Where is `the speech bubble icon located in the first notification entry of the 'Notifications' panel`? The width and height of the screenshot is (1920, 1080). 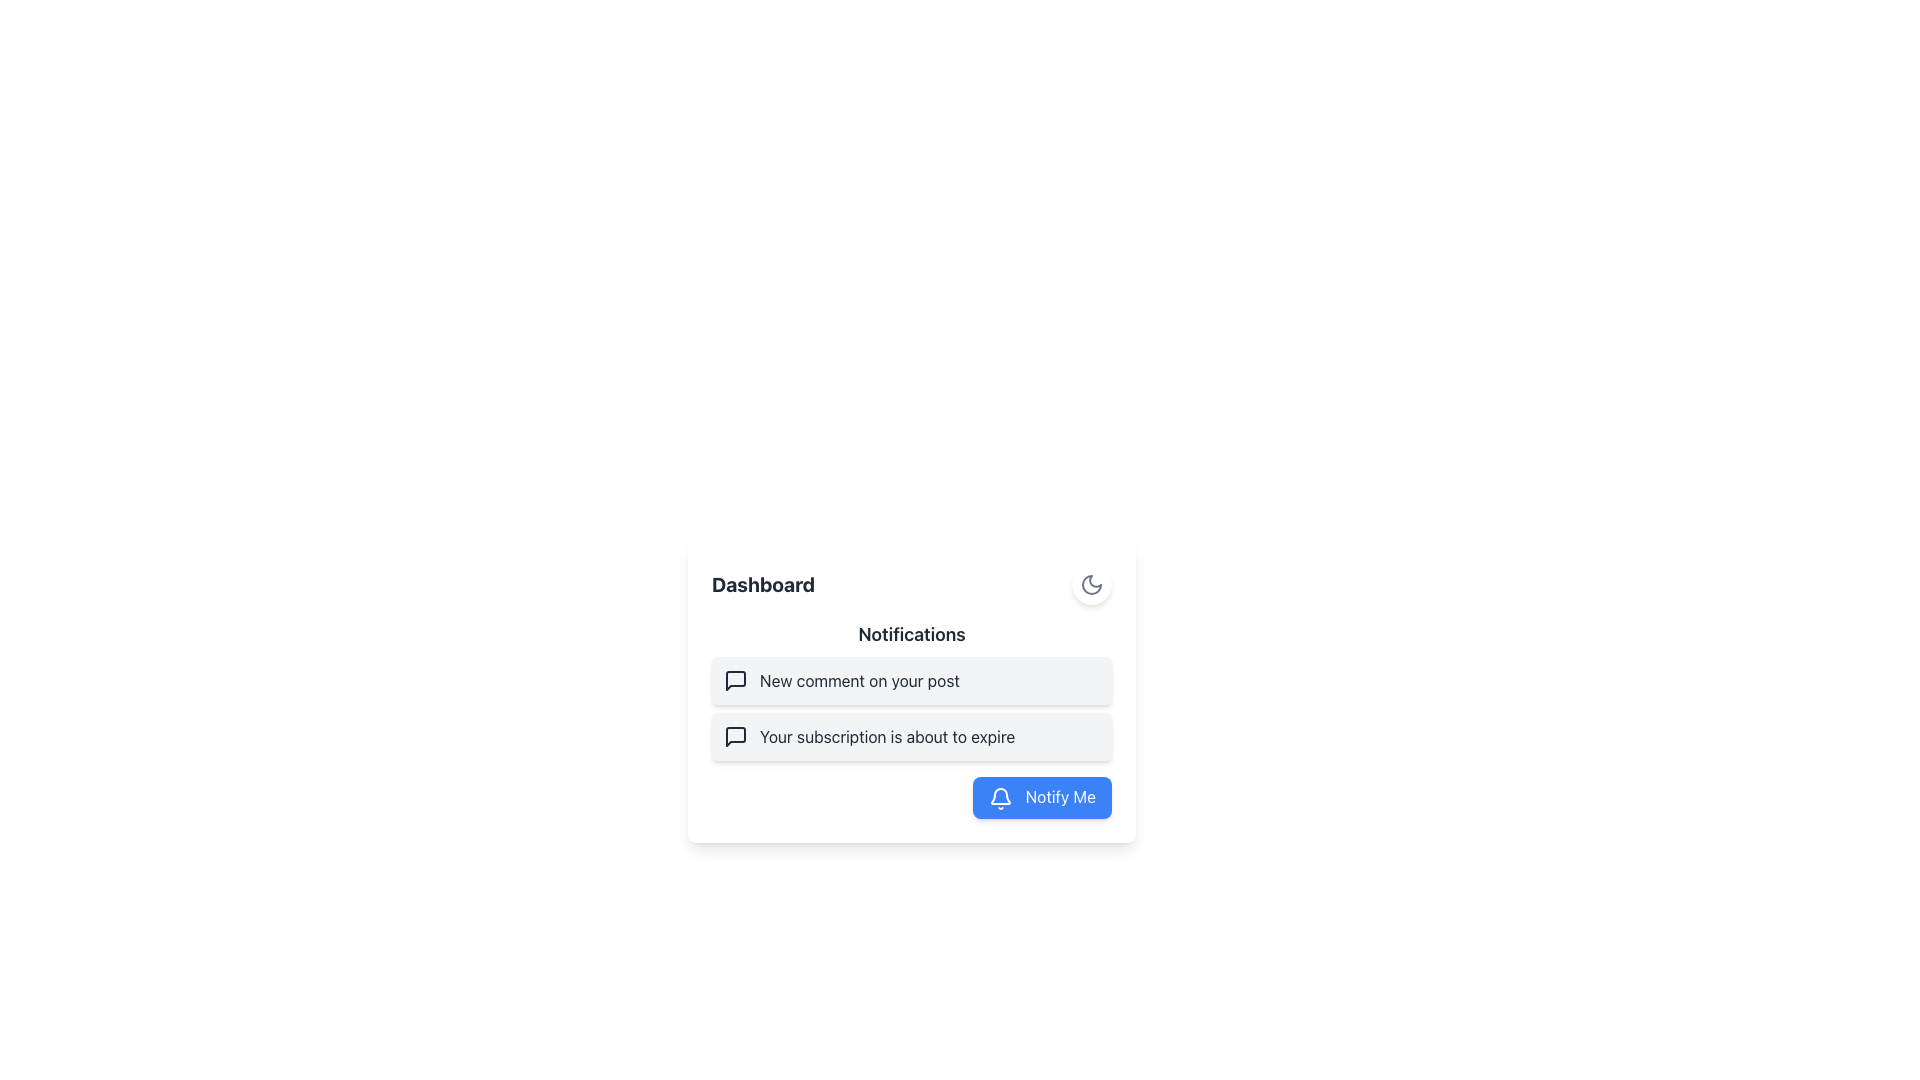
the speech bubble icon located in the first notification entry of the 'Notifications' panel is located at coordinates (734, 736).